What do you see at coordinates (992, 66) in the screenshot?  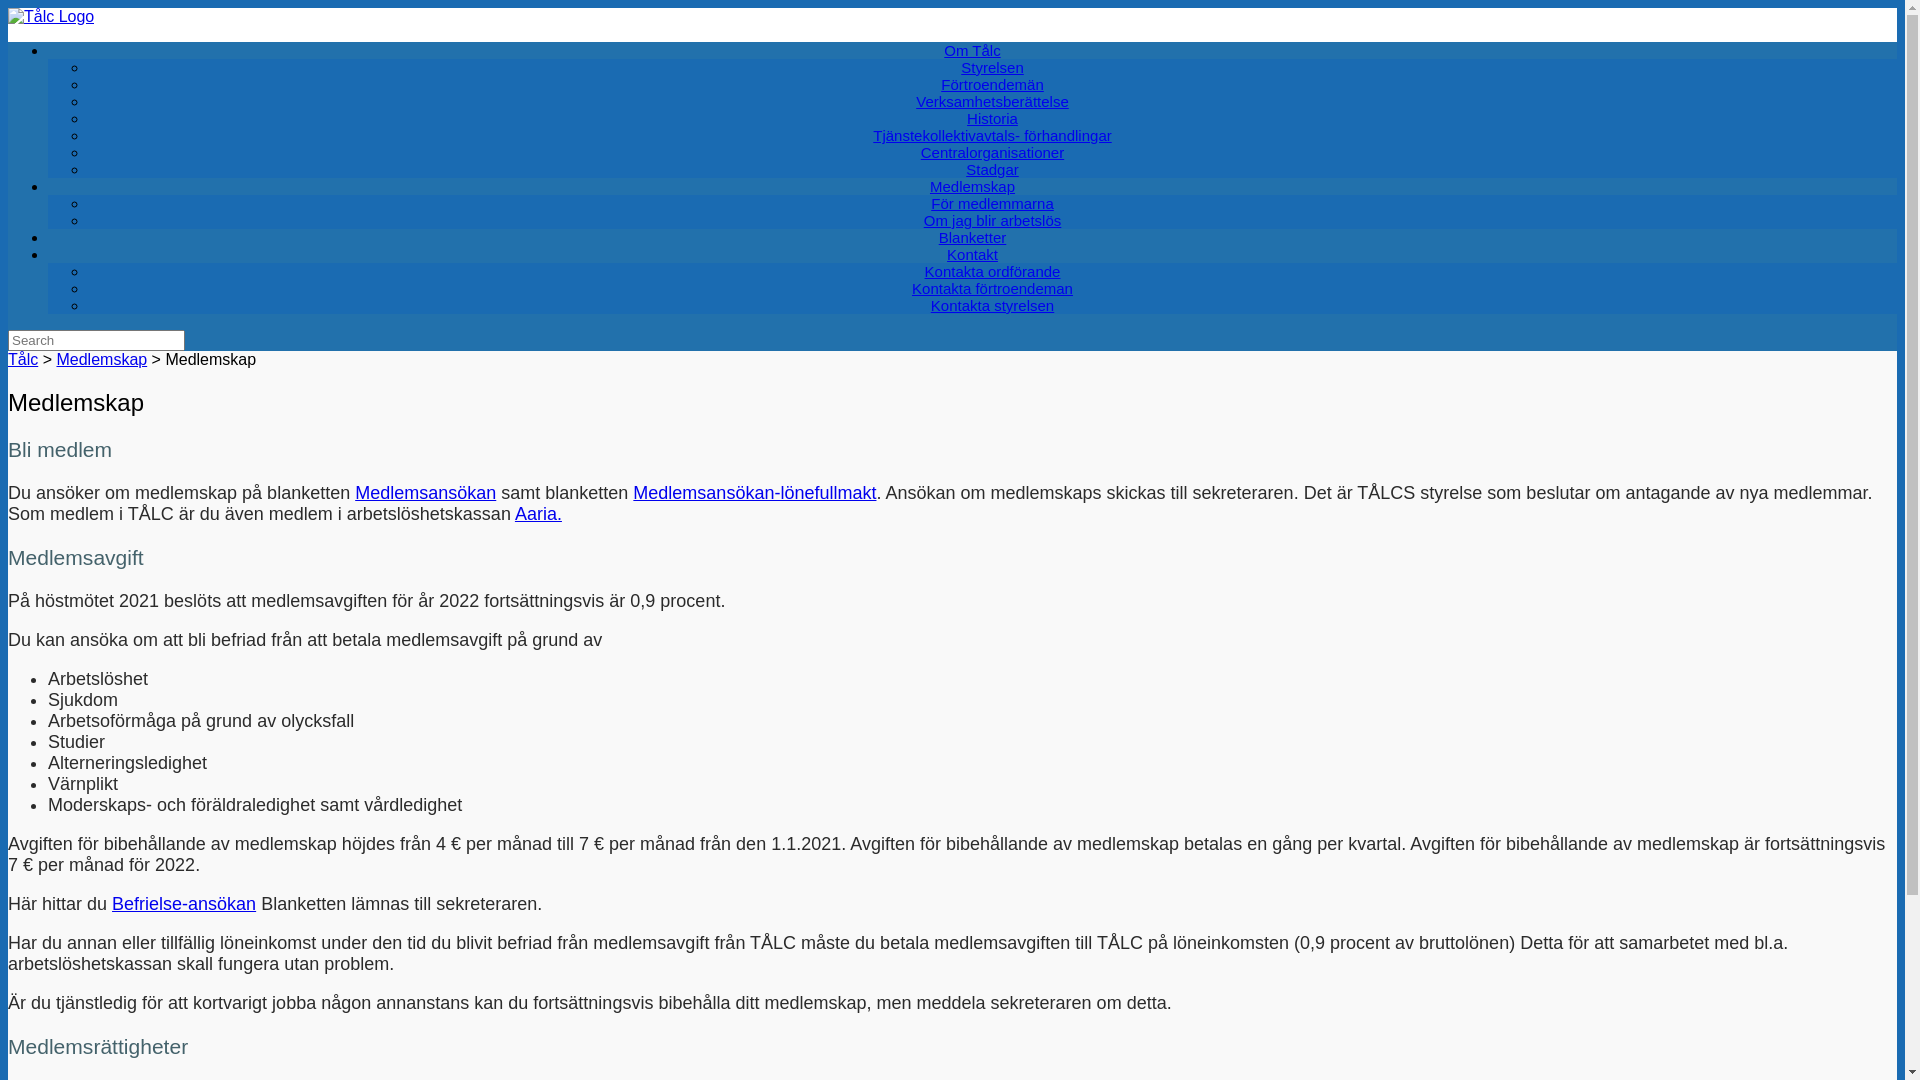 I see `'Styrelsen'` at bounding box center [992, 66].